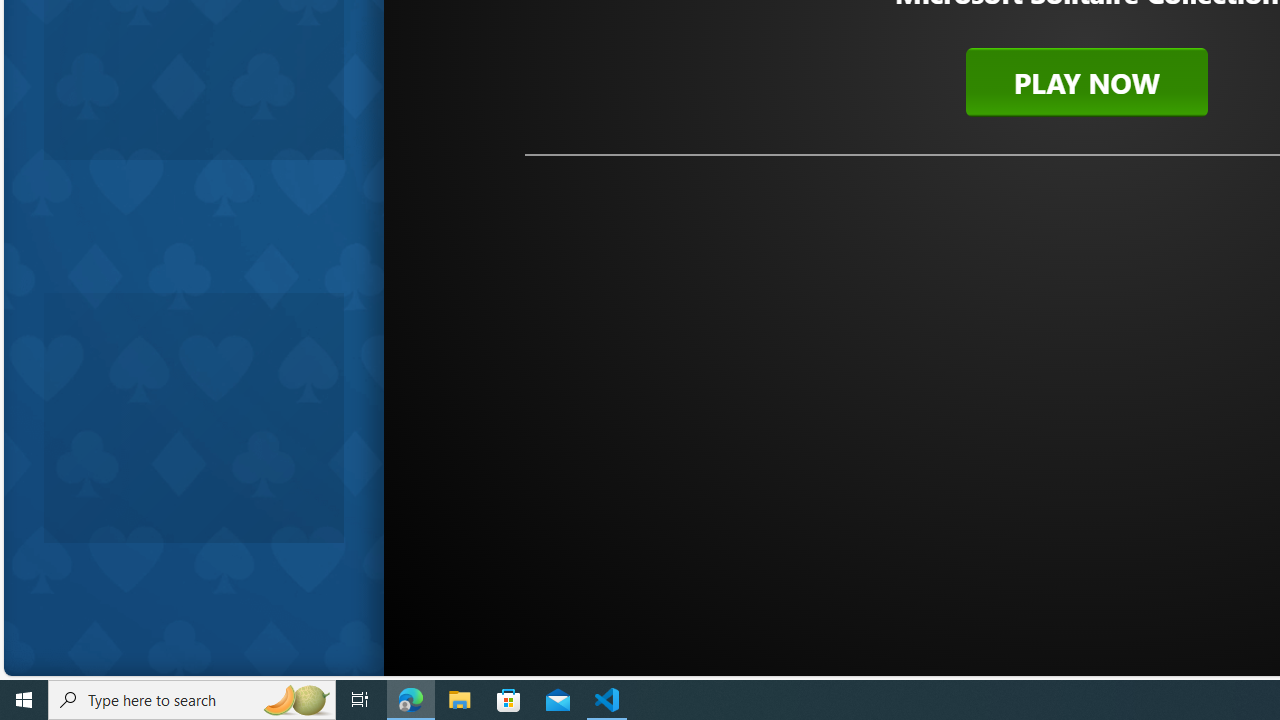 Image resolution: width=1280 pixels, height=720 pixels. I want to click on 'PLAY NOW', so click(1085, 81).